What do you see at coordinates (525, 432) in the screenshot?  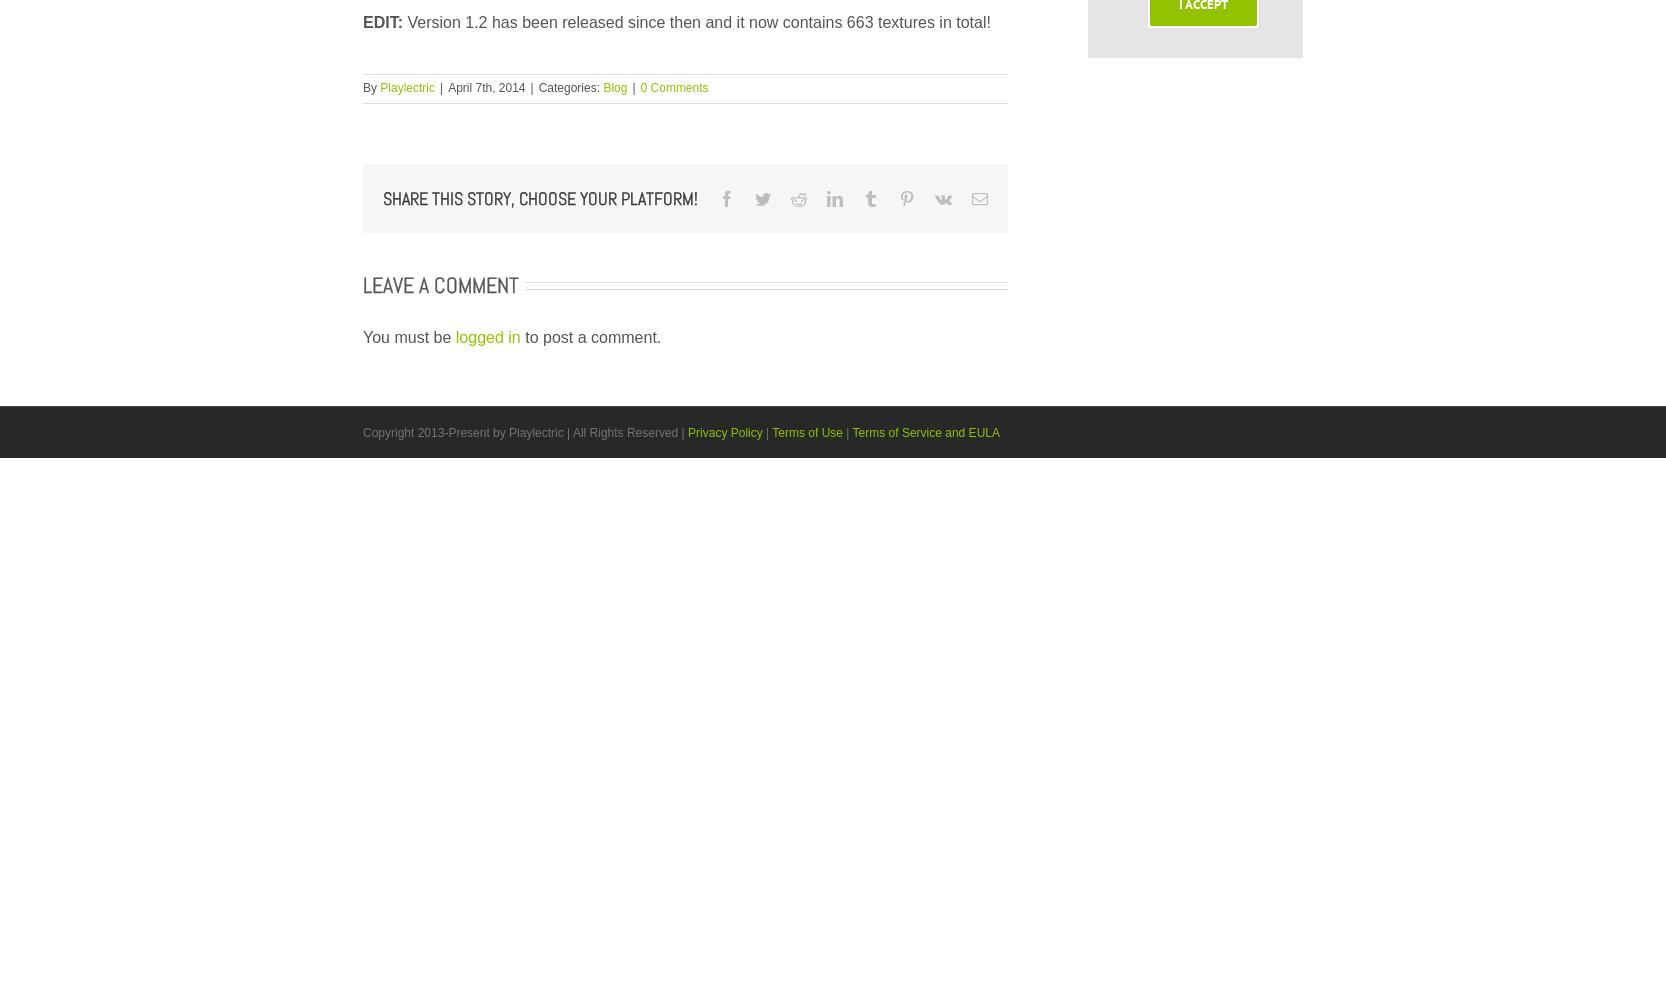 I see `'Copyright 2013-Present by Playlectric | All Rights Reserved |'` at bounding box center [525, 432].